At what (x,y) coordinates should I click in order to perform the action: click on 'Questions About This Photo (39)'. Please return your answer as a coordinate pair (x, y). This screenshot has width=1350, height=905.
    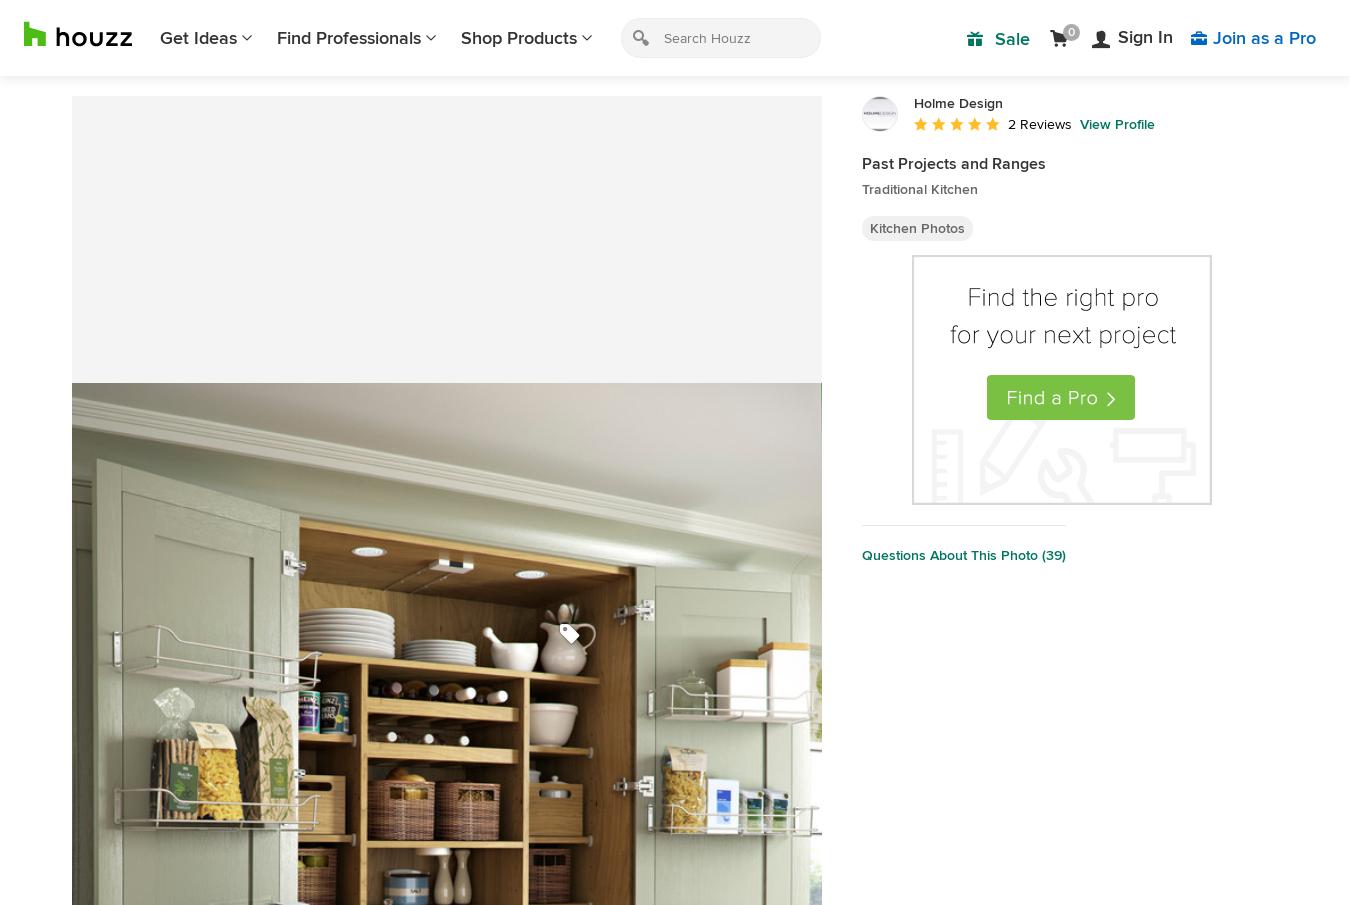
    Looking at the image, I should click on (963, 554).